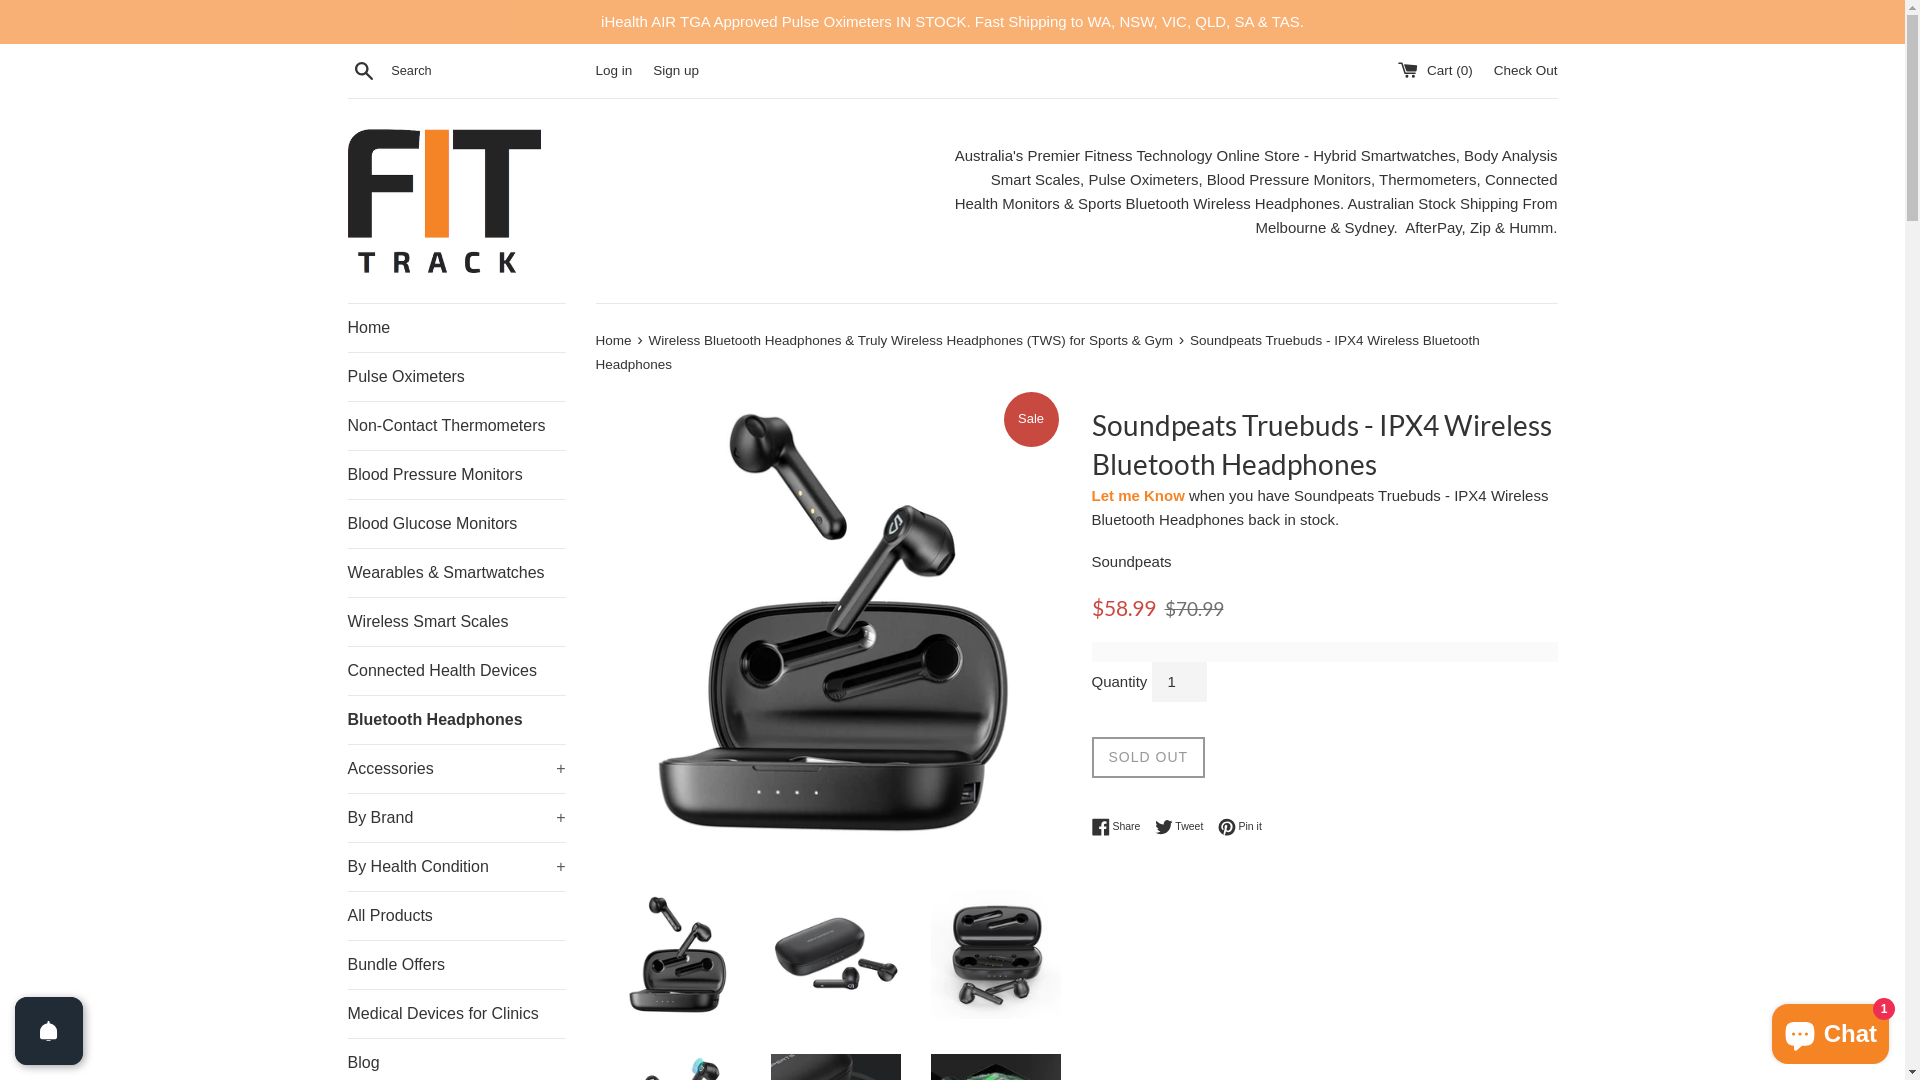 Image resolution: width=1920 pixels, height=1080 pixels. Describe the element at coordinates (347, 620) in the screenshot. I see `'Wireless Smart Scales'` at that location.